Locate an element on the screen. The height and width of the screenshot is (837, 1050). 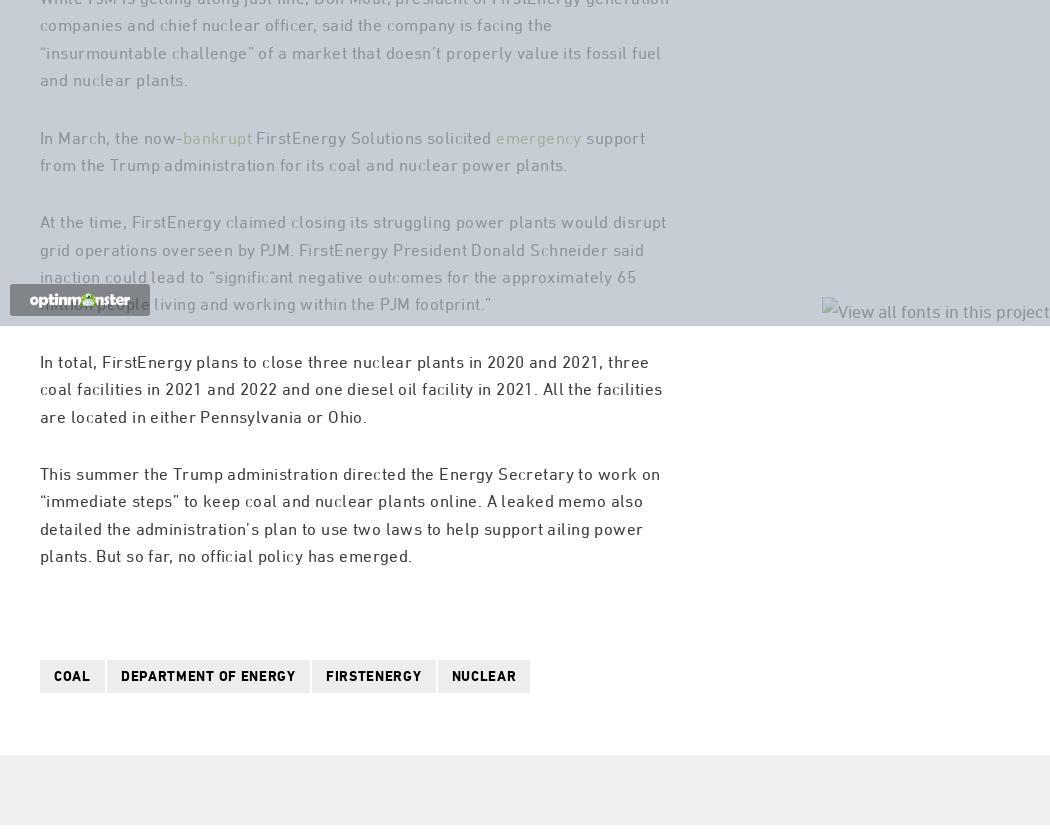
'This summer the Trump administration directed the Energy Secretary to work on “immediate steps” to keep coal and nuclear plants online. A leaked memo also detailed the administration’s plan to use two laws to help support ailing power plants. But so far, no official policy has emerged.' is located at coordinates (348, 595).